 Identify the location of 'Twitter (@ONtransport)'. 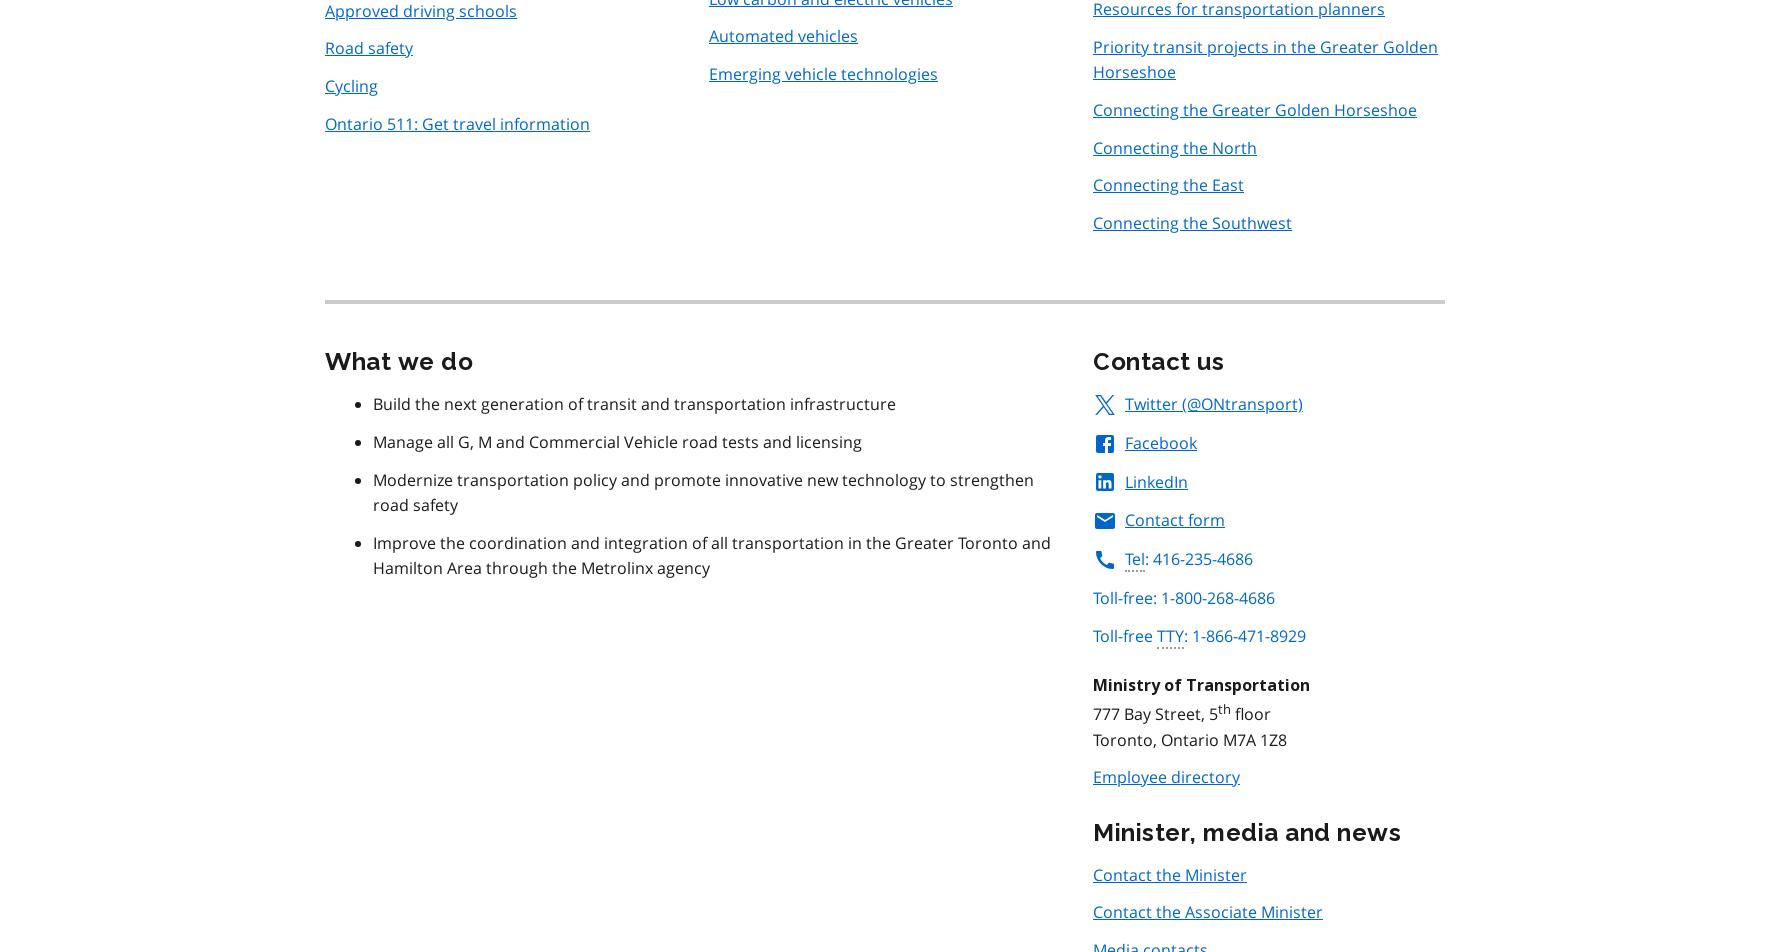
(1125, 404).